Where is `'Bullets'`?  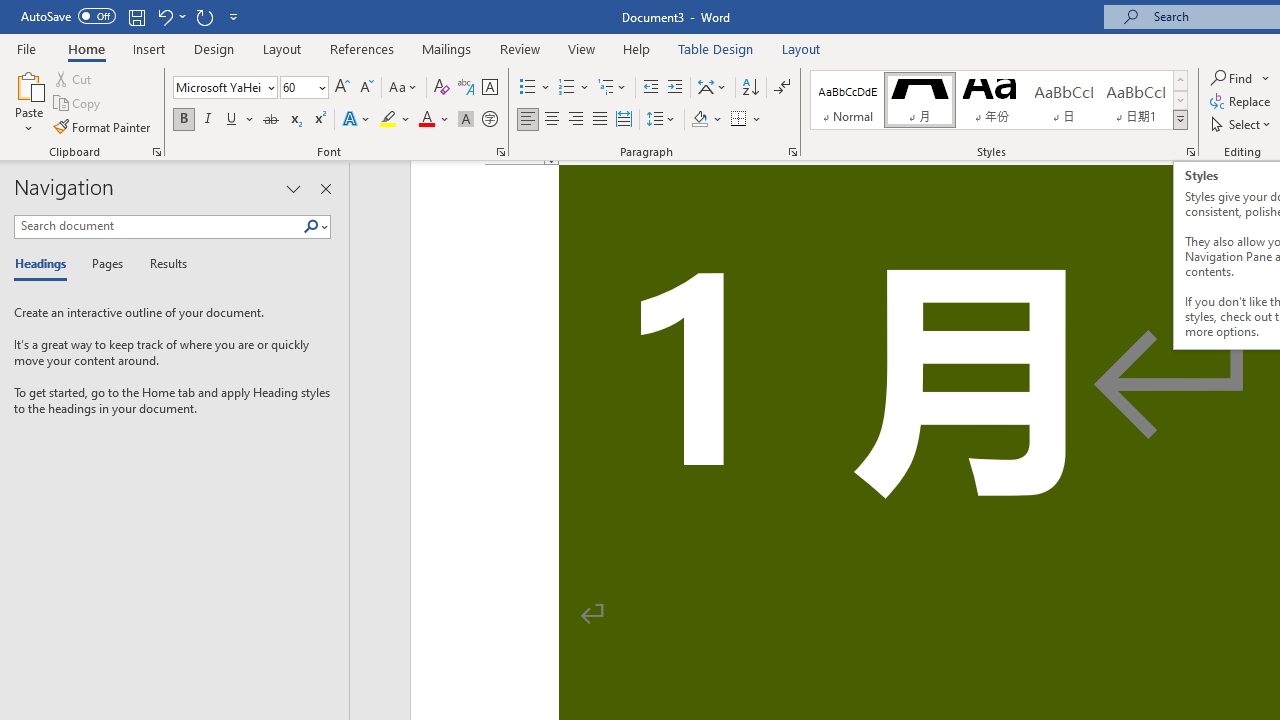
'Bullets' is located at coordinates (528, 86).